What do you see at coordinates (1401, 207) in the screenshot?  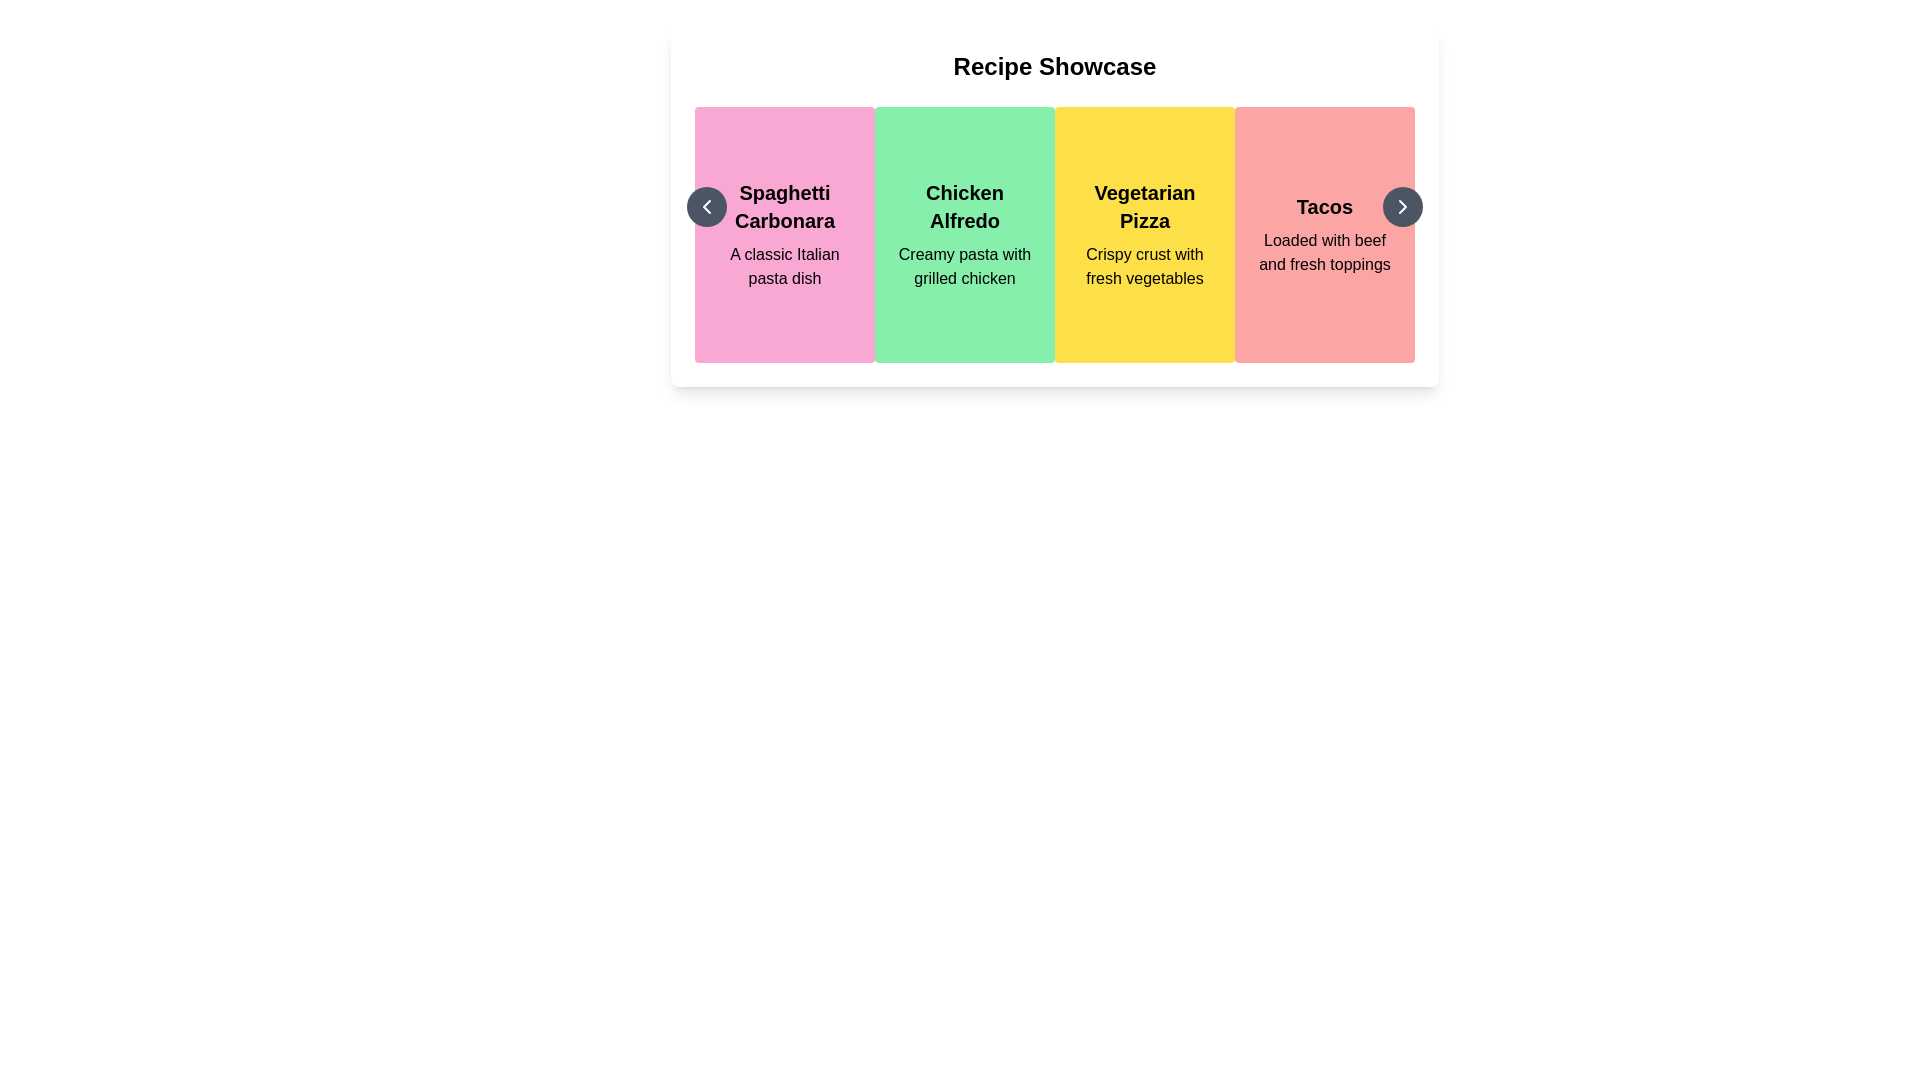 I see `the right arrow indicator icon located within the SVG group` at bounding box center [1401, 207].